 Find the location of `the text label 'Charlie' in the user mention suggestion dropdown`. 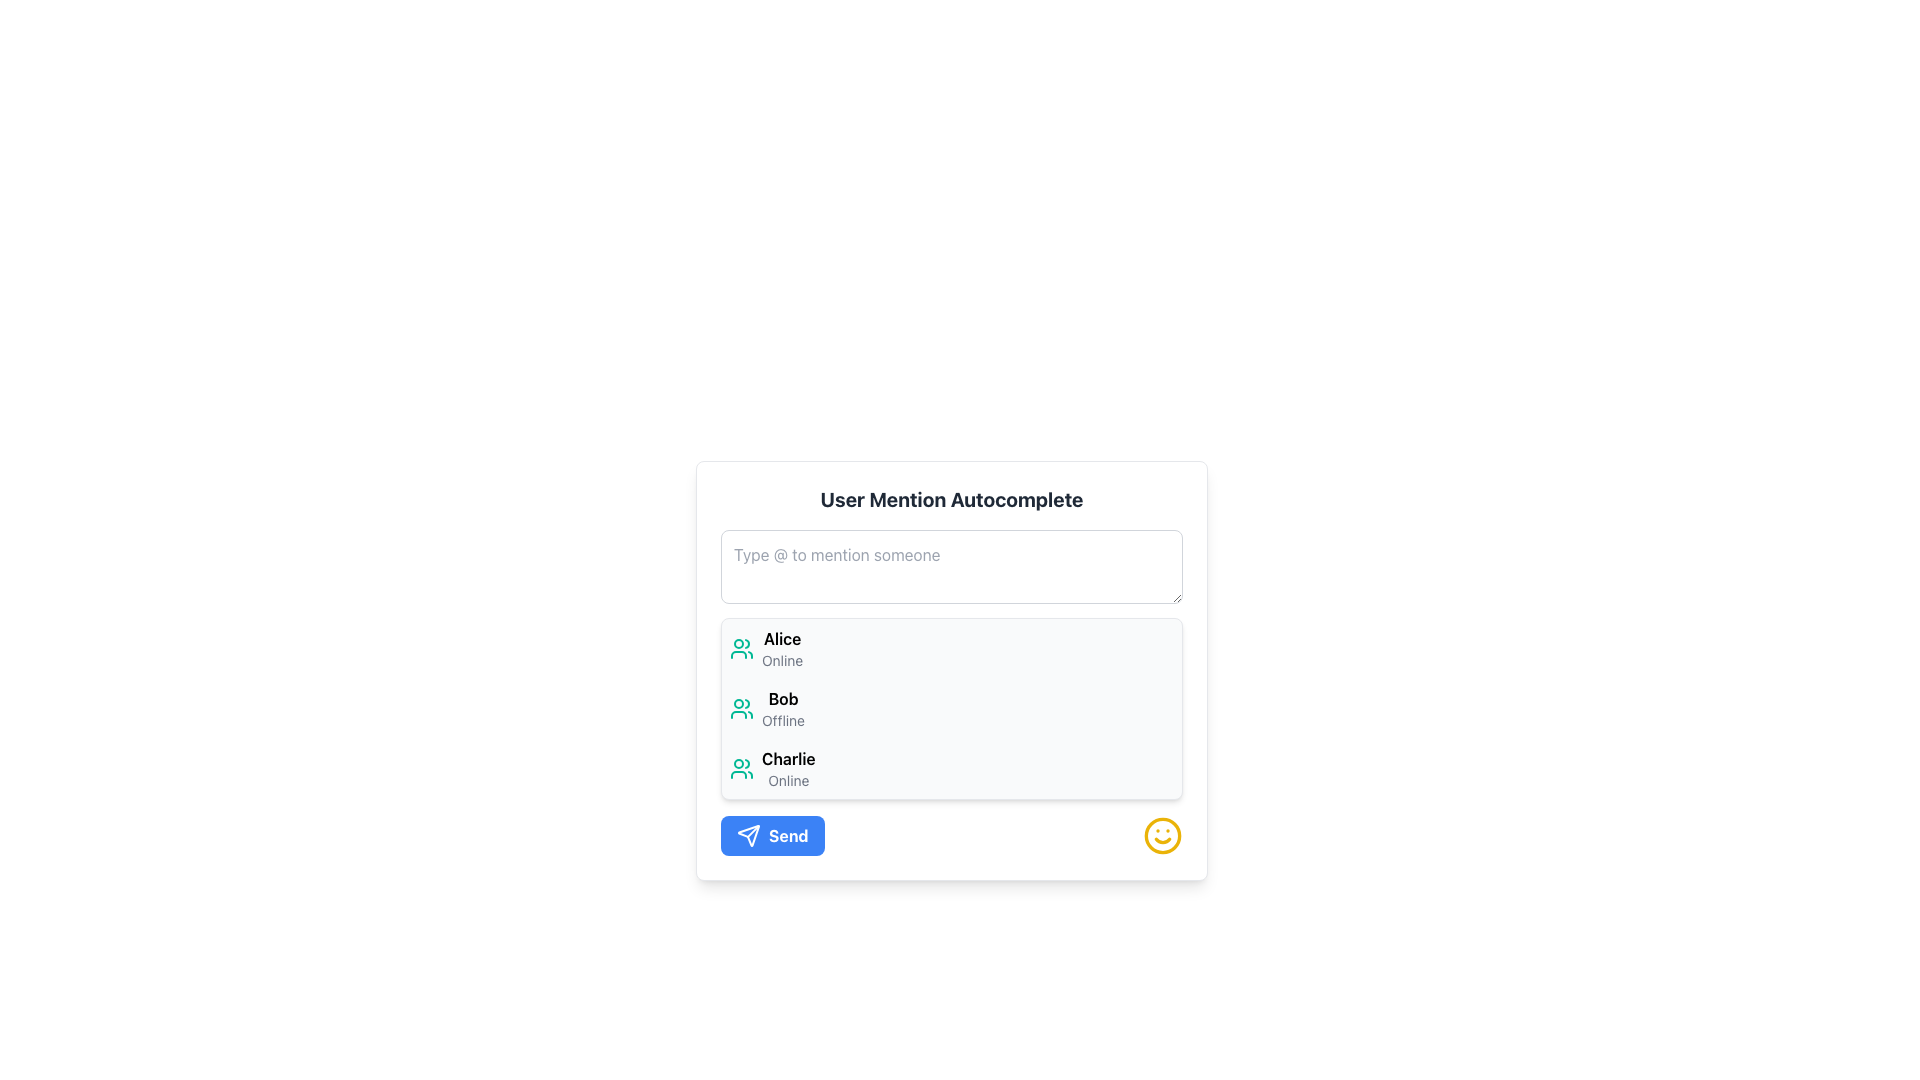

the text label 'Charlie' in the user mention suggestion dropdown is located at coordinates (787, 759).